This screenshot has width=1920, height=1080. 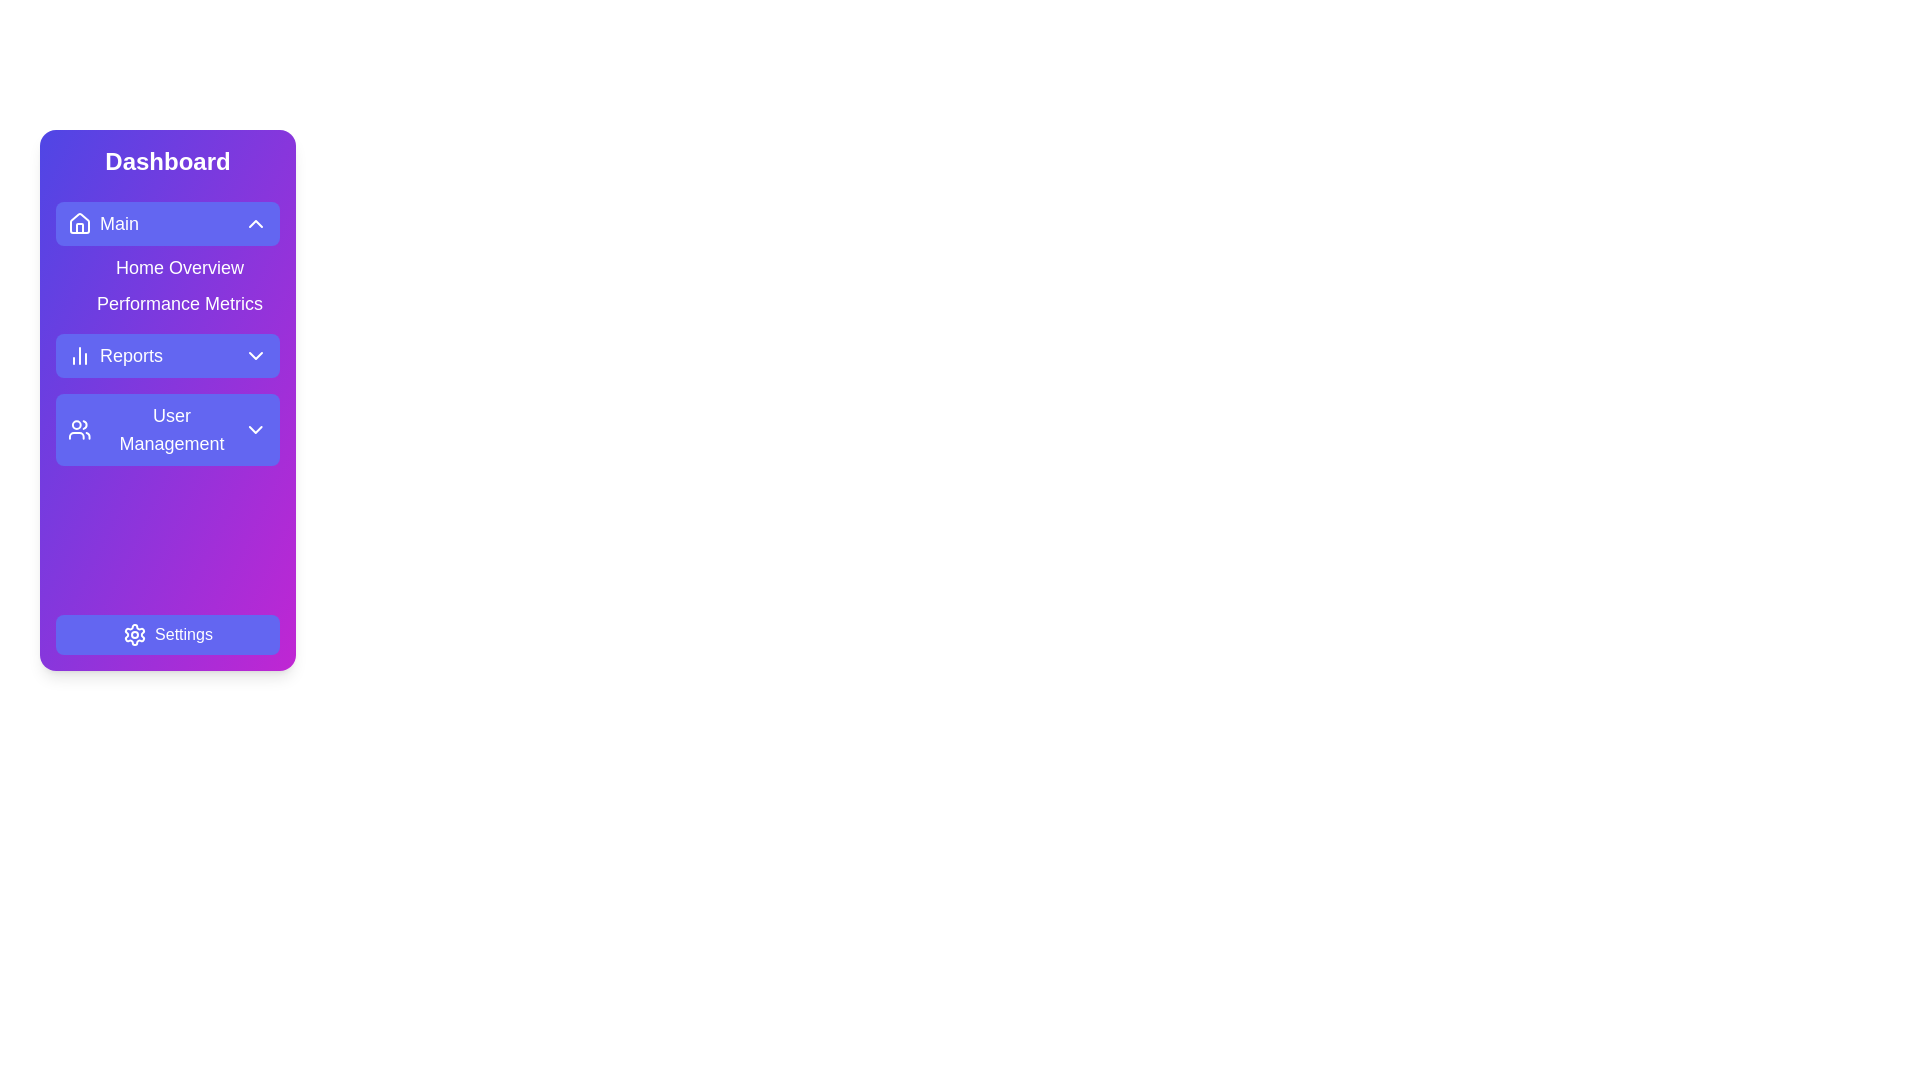 What do you see at coordinates (168, 161) in the screenshot?
I see `the 'Dashboard' static text label, which is a bold, large white font on a gradient purple background, located at the top of the vertical sidebar navigation panel` at bounding box center [168, 161].